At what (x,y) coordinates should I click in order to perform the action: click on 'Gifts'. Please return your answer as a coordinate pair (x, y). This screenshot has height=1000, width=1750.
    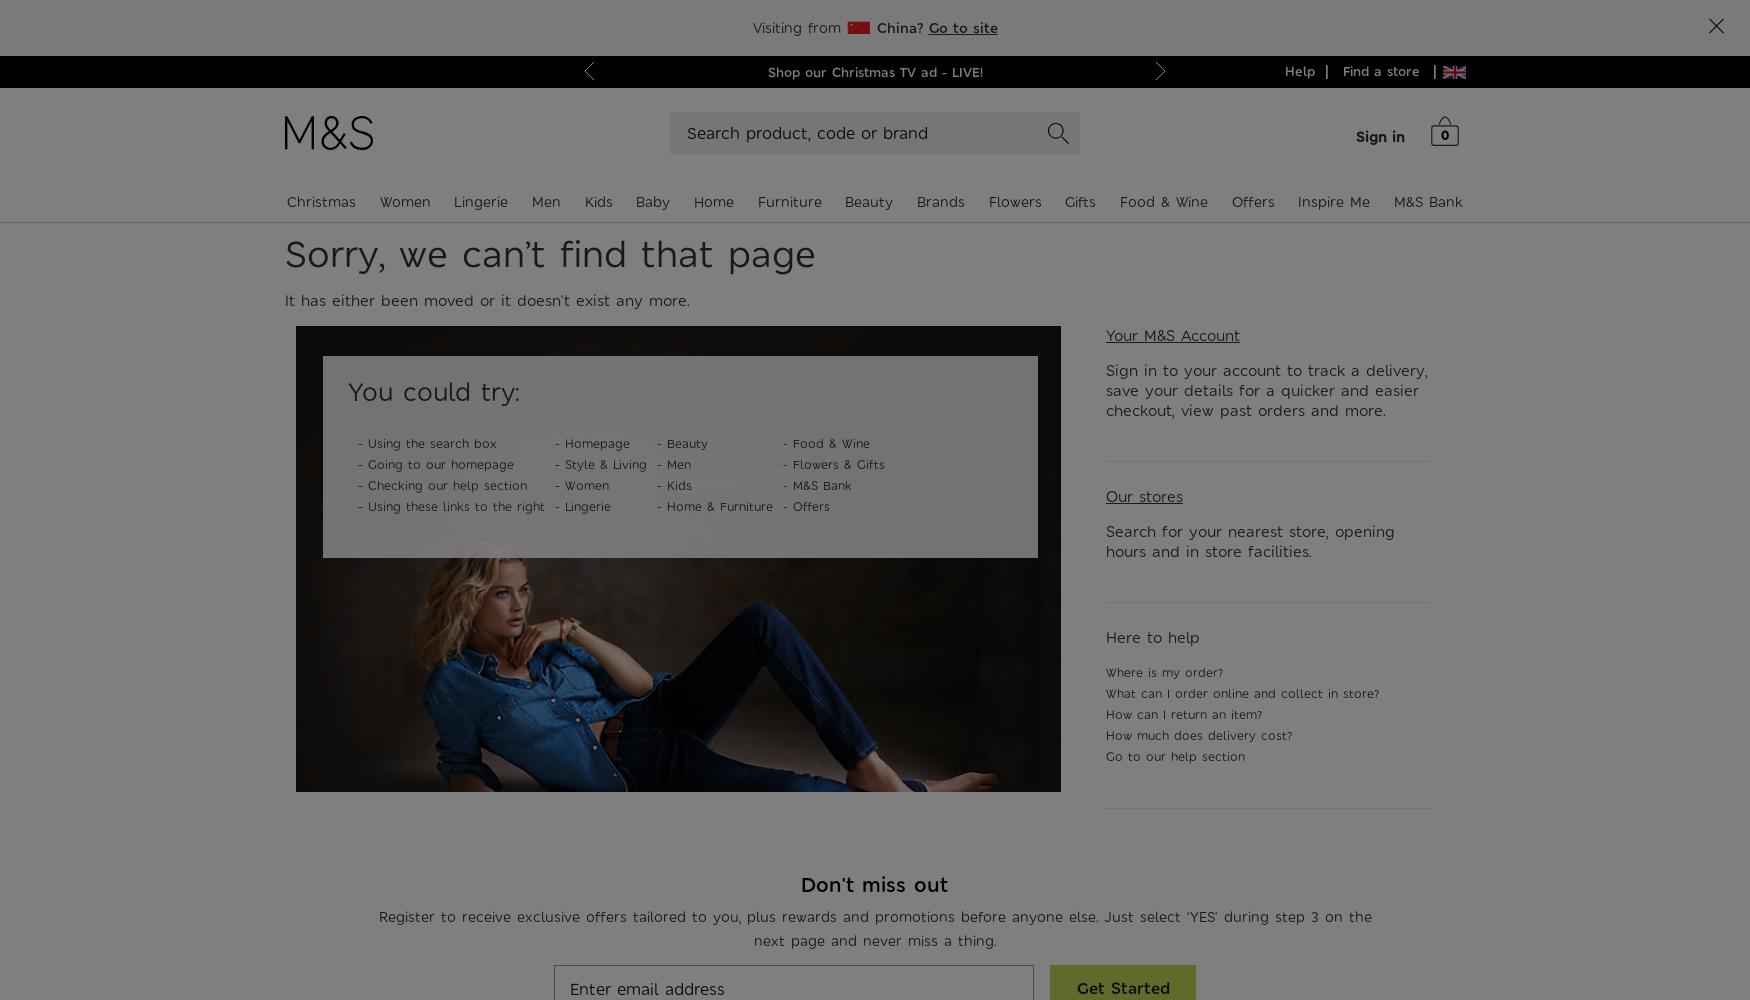
    Looking at the image, I should click on (1080, 201).